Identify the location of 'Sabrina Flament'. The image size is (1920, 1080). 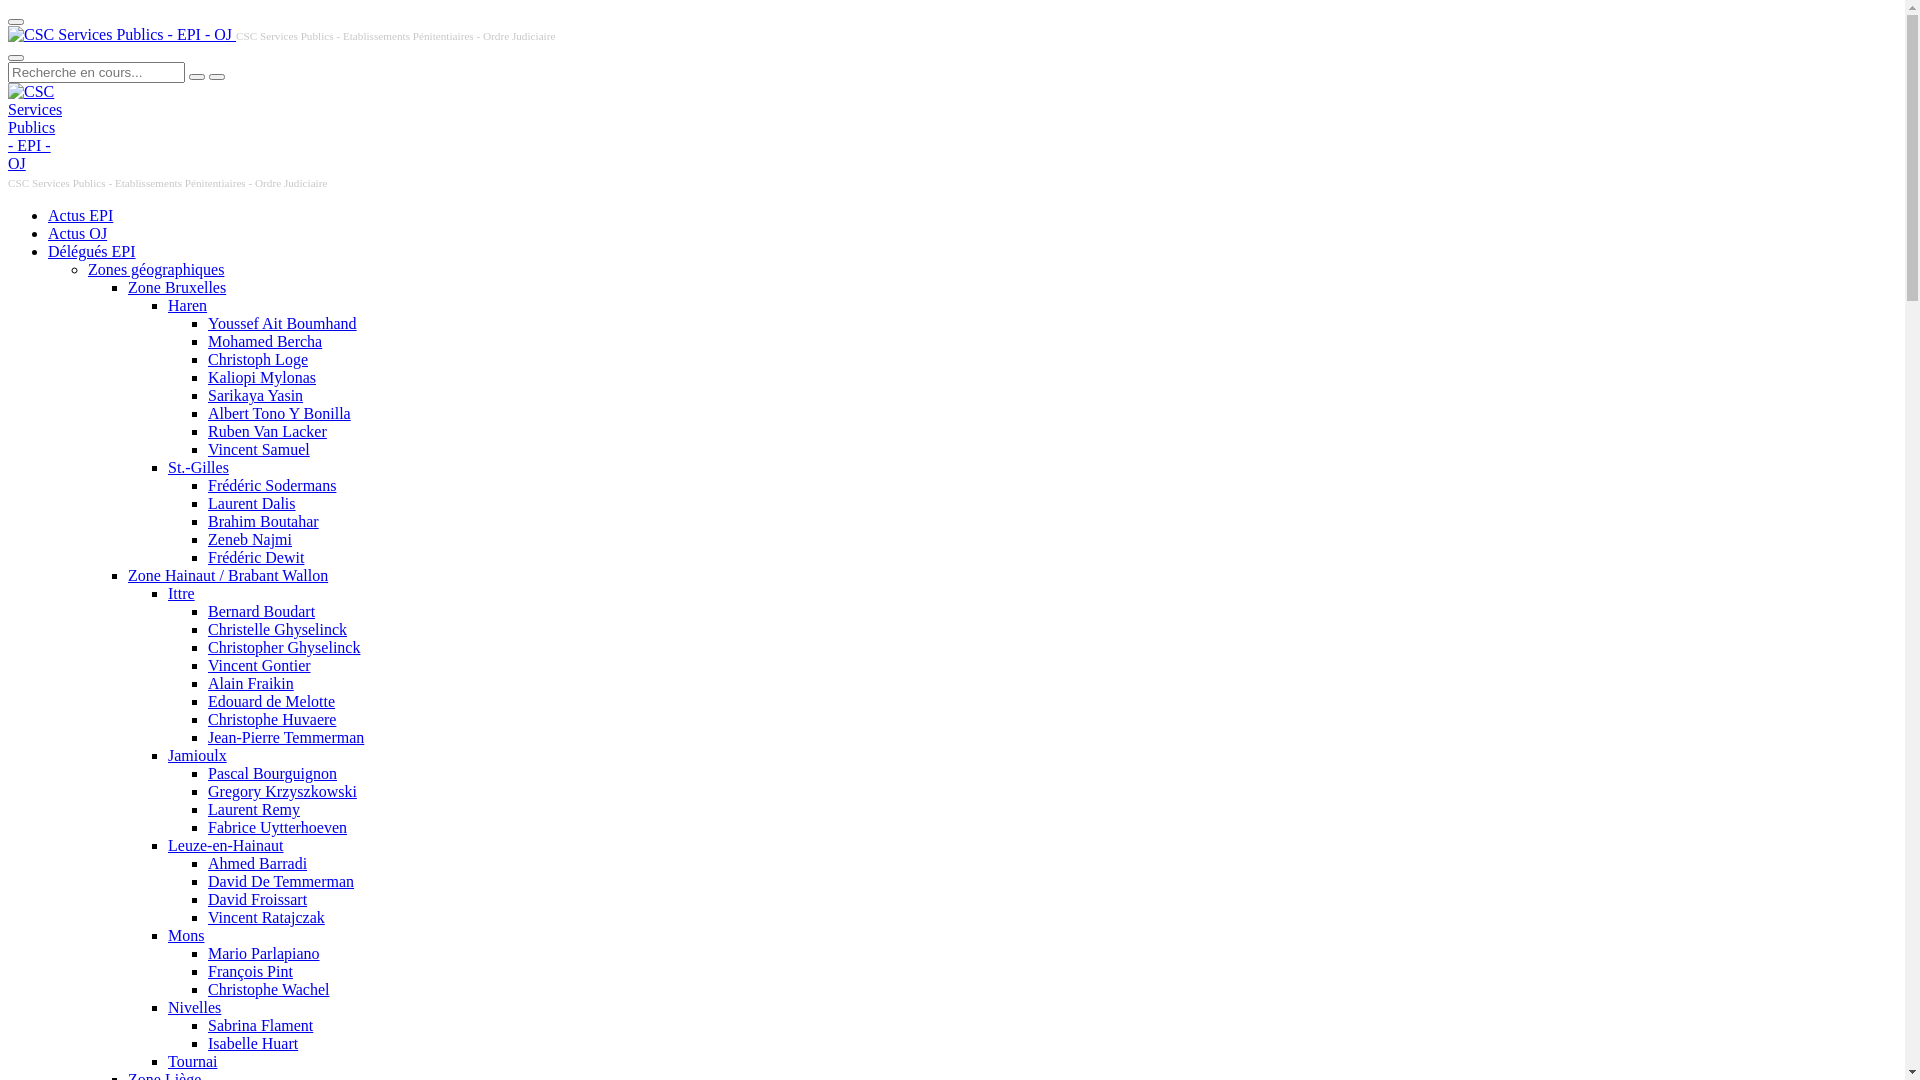
(259, 1025).